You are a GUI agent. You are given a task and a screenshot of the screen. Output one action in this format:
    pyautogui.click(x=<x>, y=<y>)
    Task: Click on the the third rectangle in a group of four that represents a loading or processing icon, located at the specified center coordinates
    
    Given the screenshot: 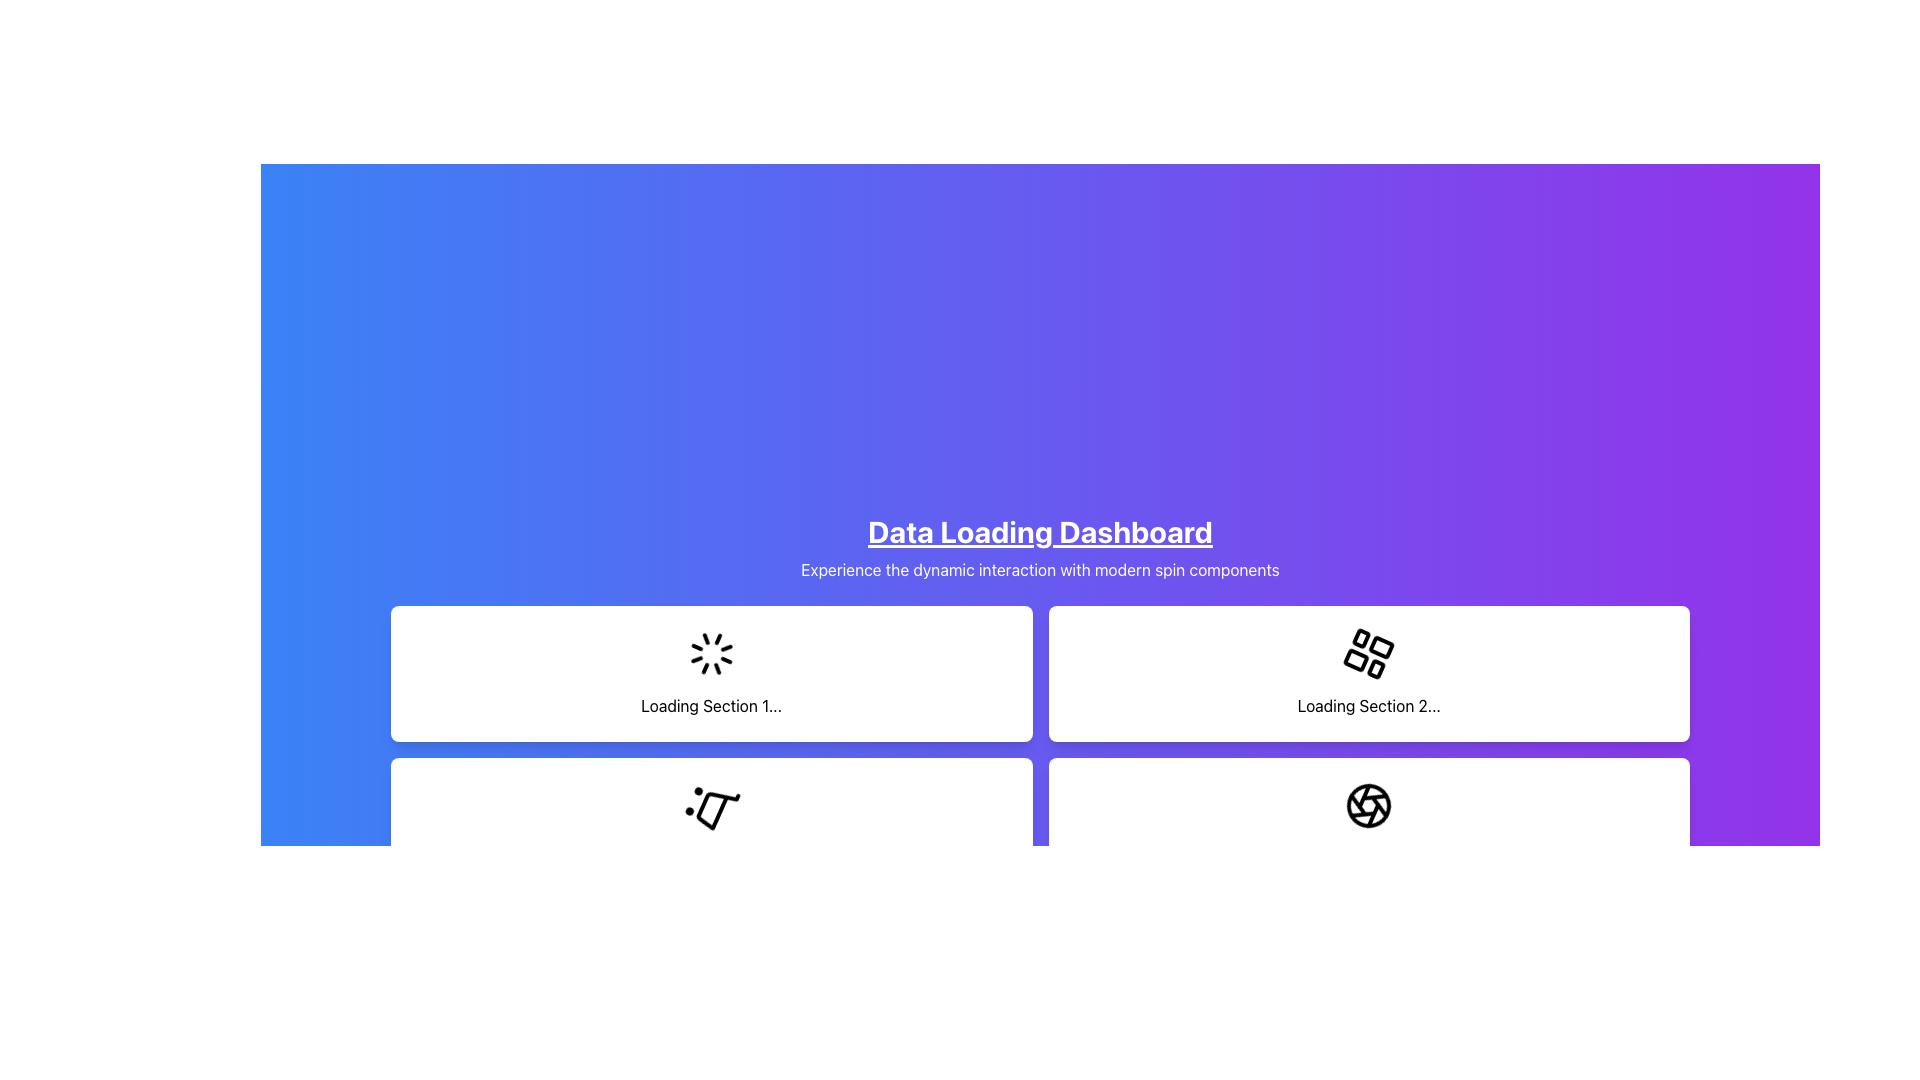 What is the action you would take?
    pyautogui.click(x=1356, y=648)
    